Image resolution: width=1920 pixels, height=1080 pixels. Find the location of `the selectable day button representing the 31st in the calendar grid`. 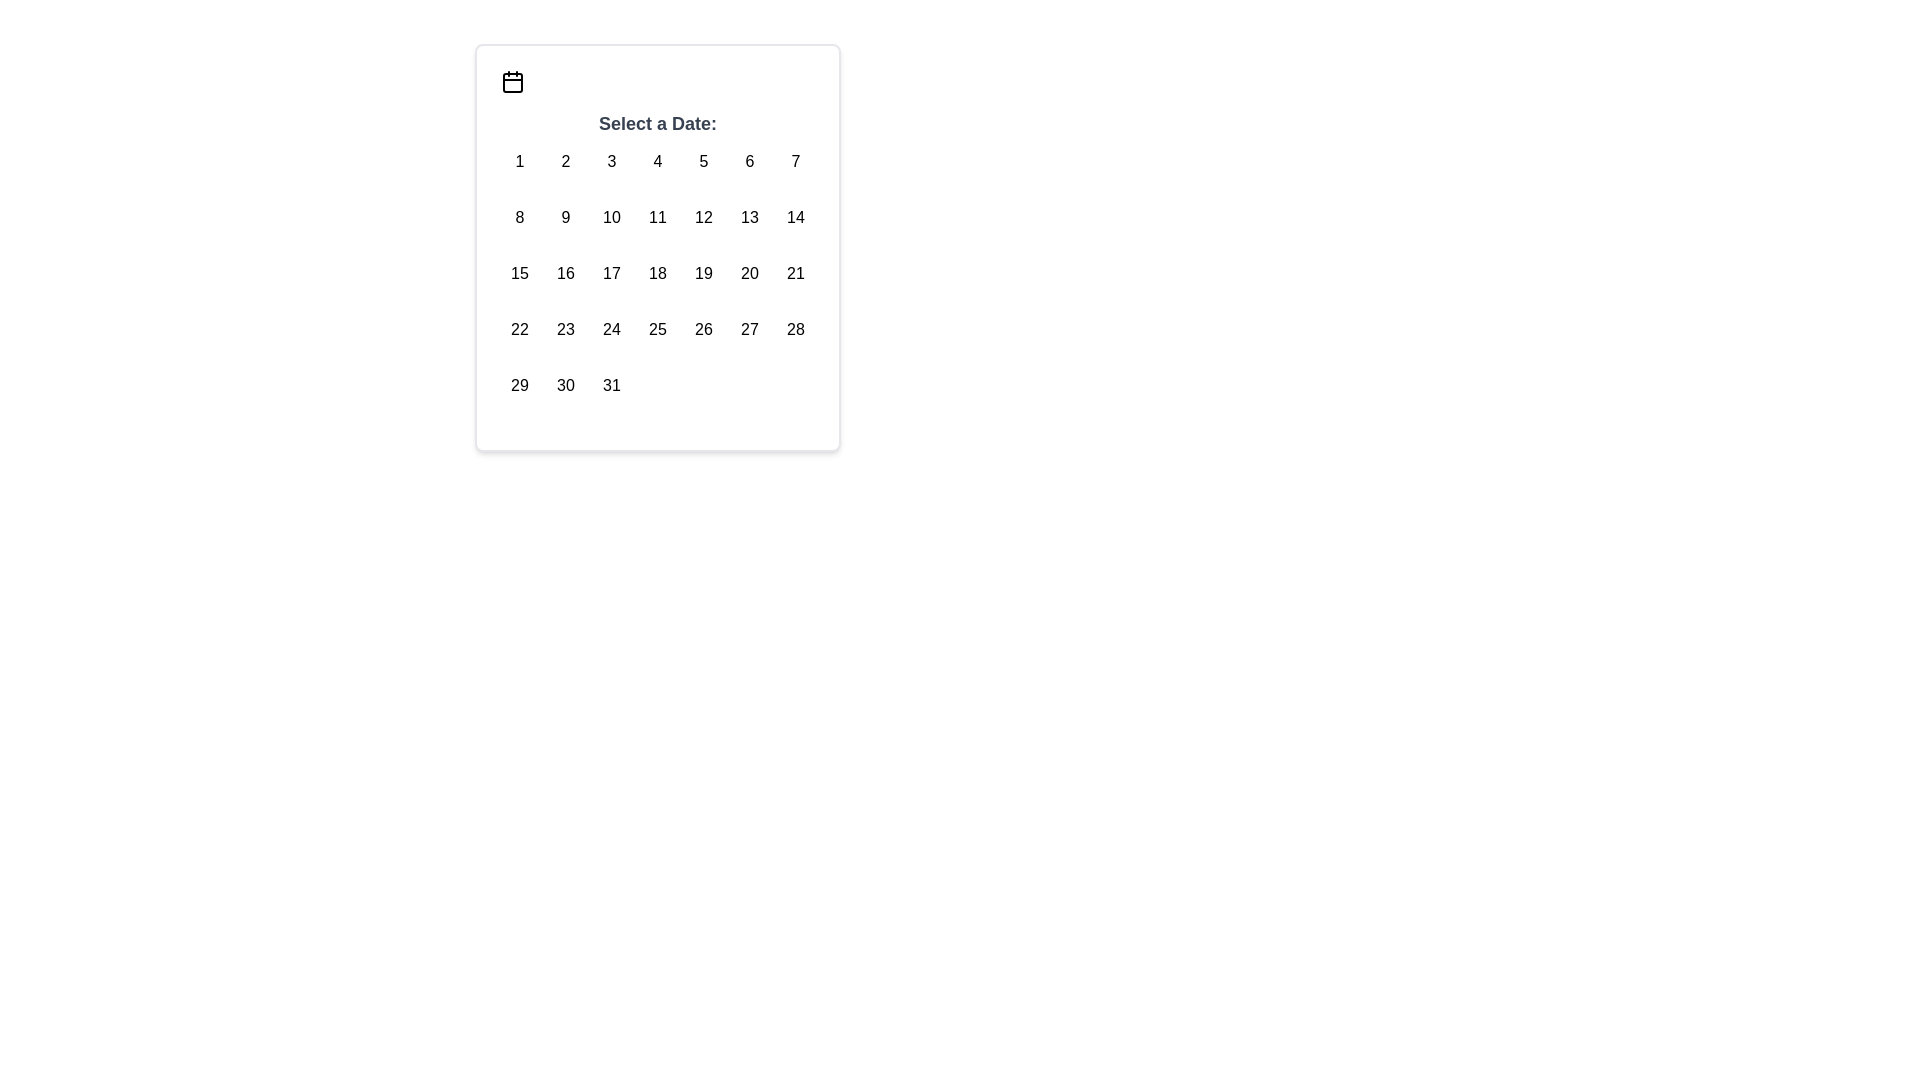

the selectable day button representing the 31st in the calendar grid is located at coordinates (611, 385).